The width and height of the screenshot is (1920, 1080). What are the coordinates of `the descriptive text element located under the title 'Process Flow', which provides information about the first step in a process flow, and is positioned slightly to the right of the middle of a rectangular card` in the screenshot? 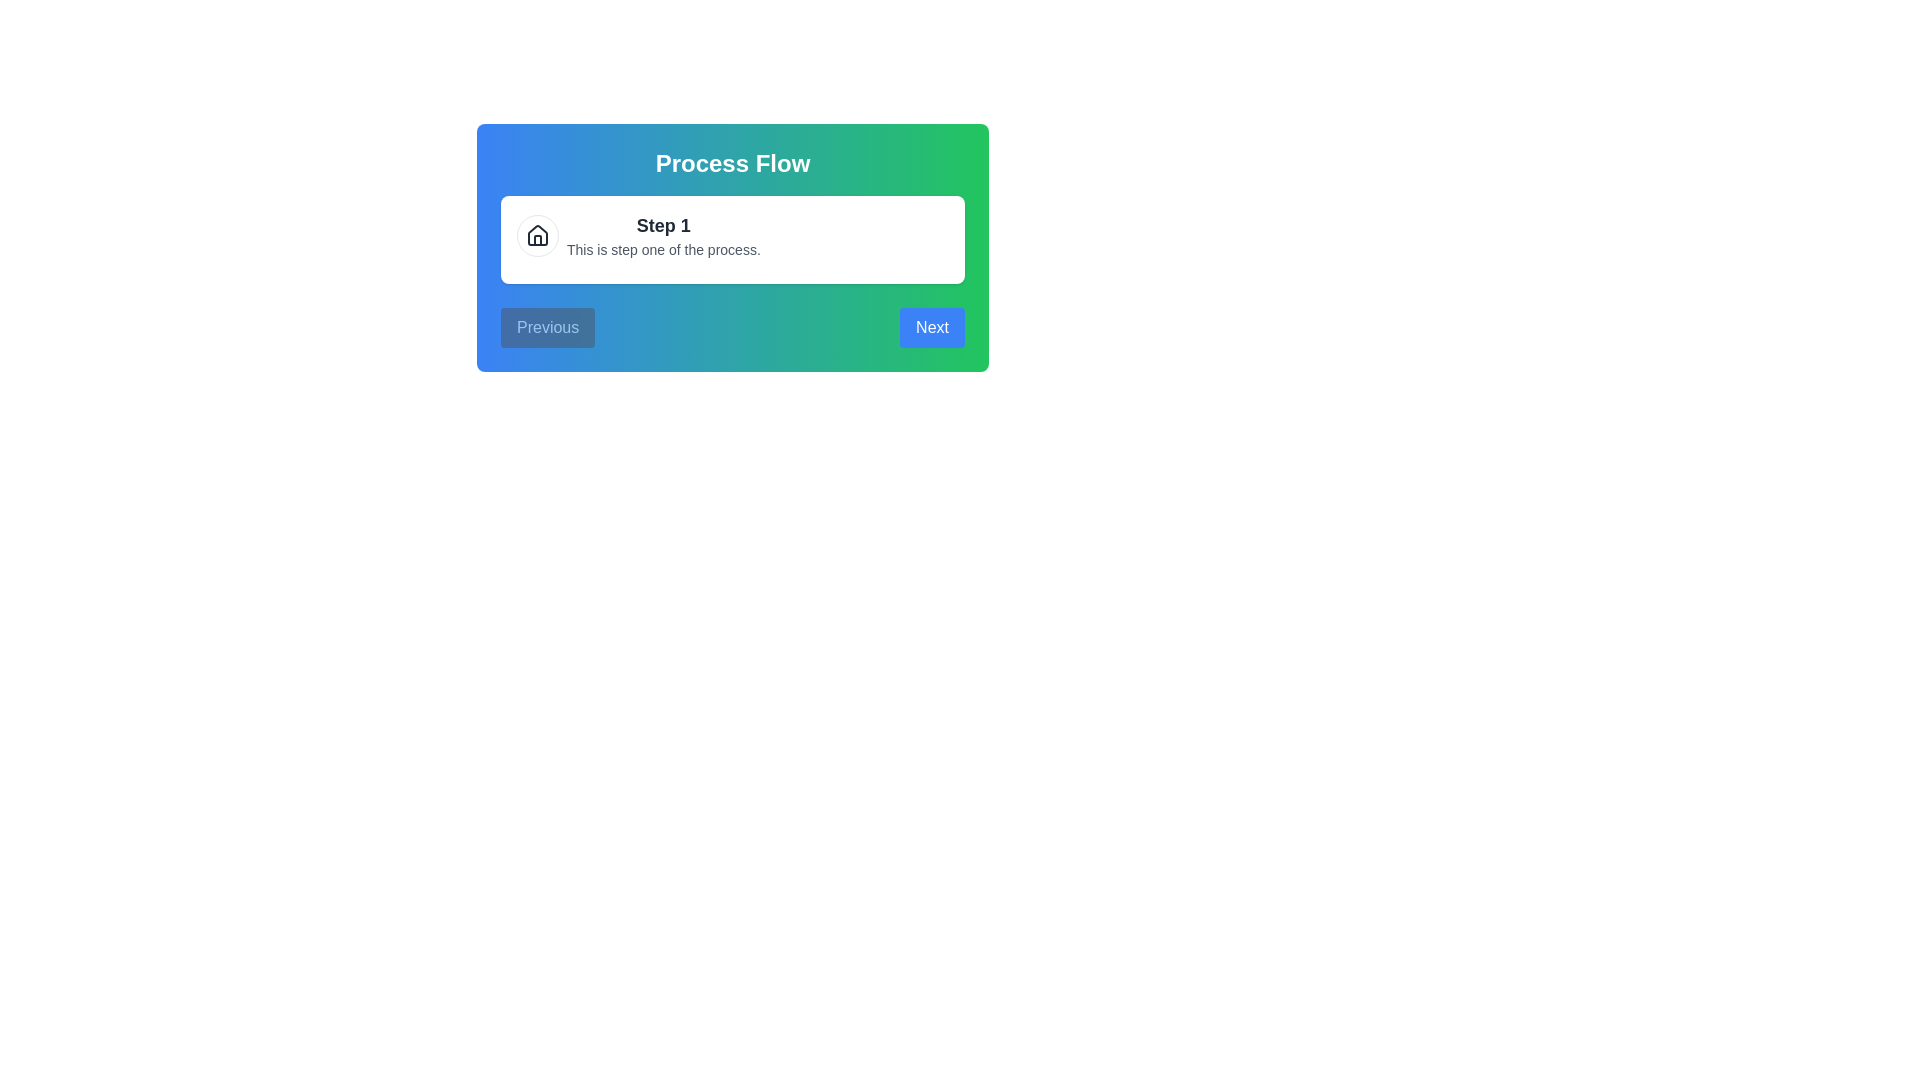 It's located at (663, 234).